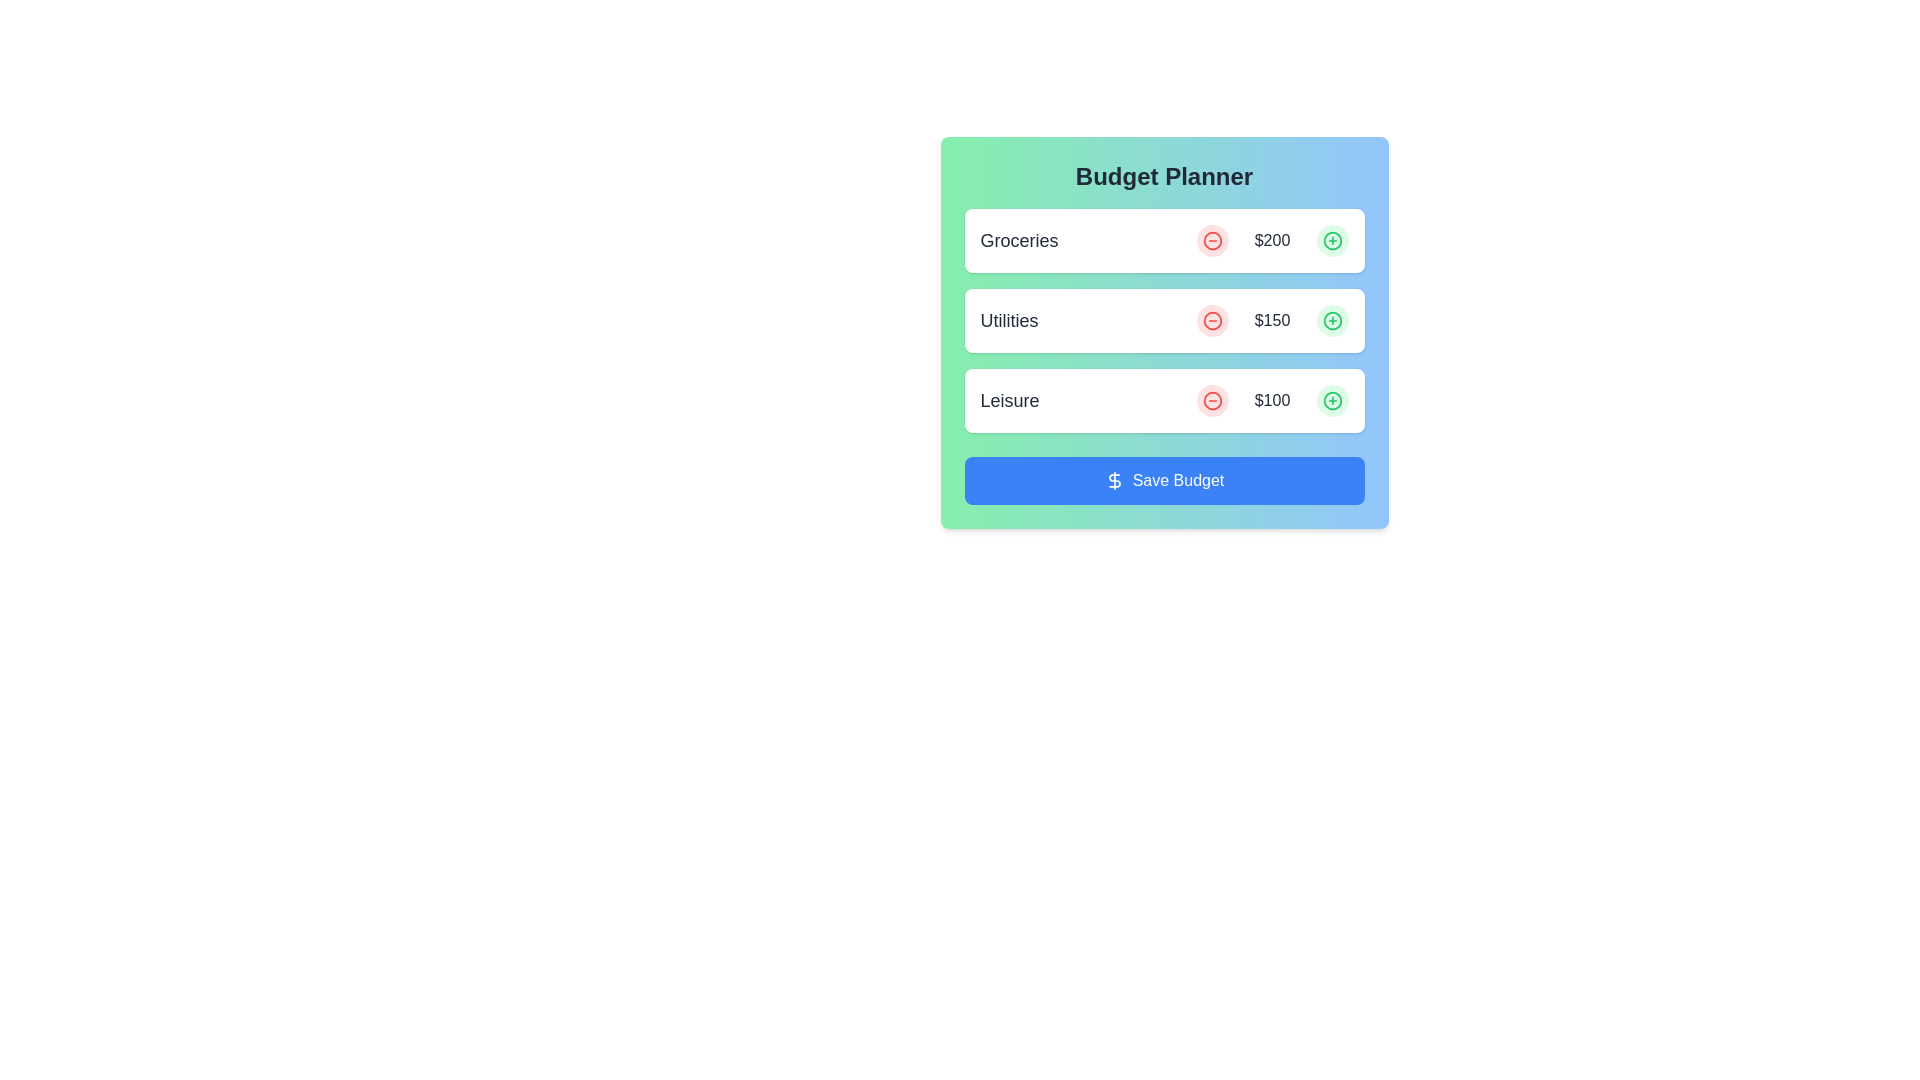 The height and width of the screenshot is (1080, 1920). Describe the element at coordinates (1019, 239) in the screenshot. I see `the 'Groceries' label, which is styled in a large font and positioned inside the first card of the budget items list, located above the '$200' text and next to a red circular button` at that location.